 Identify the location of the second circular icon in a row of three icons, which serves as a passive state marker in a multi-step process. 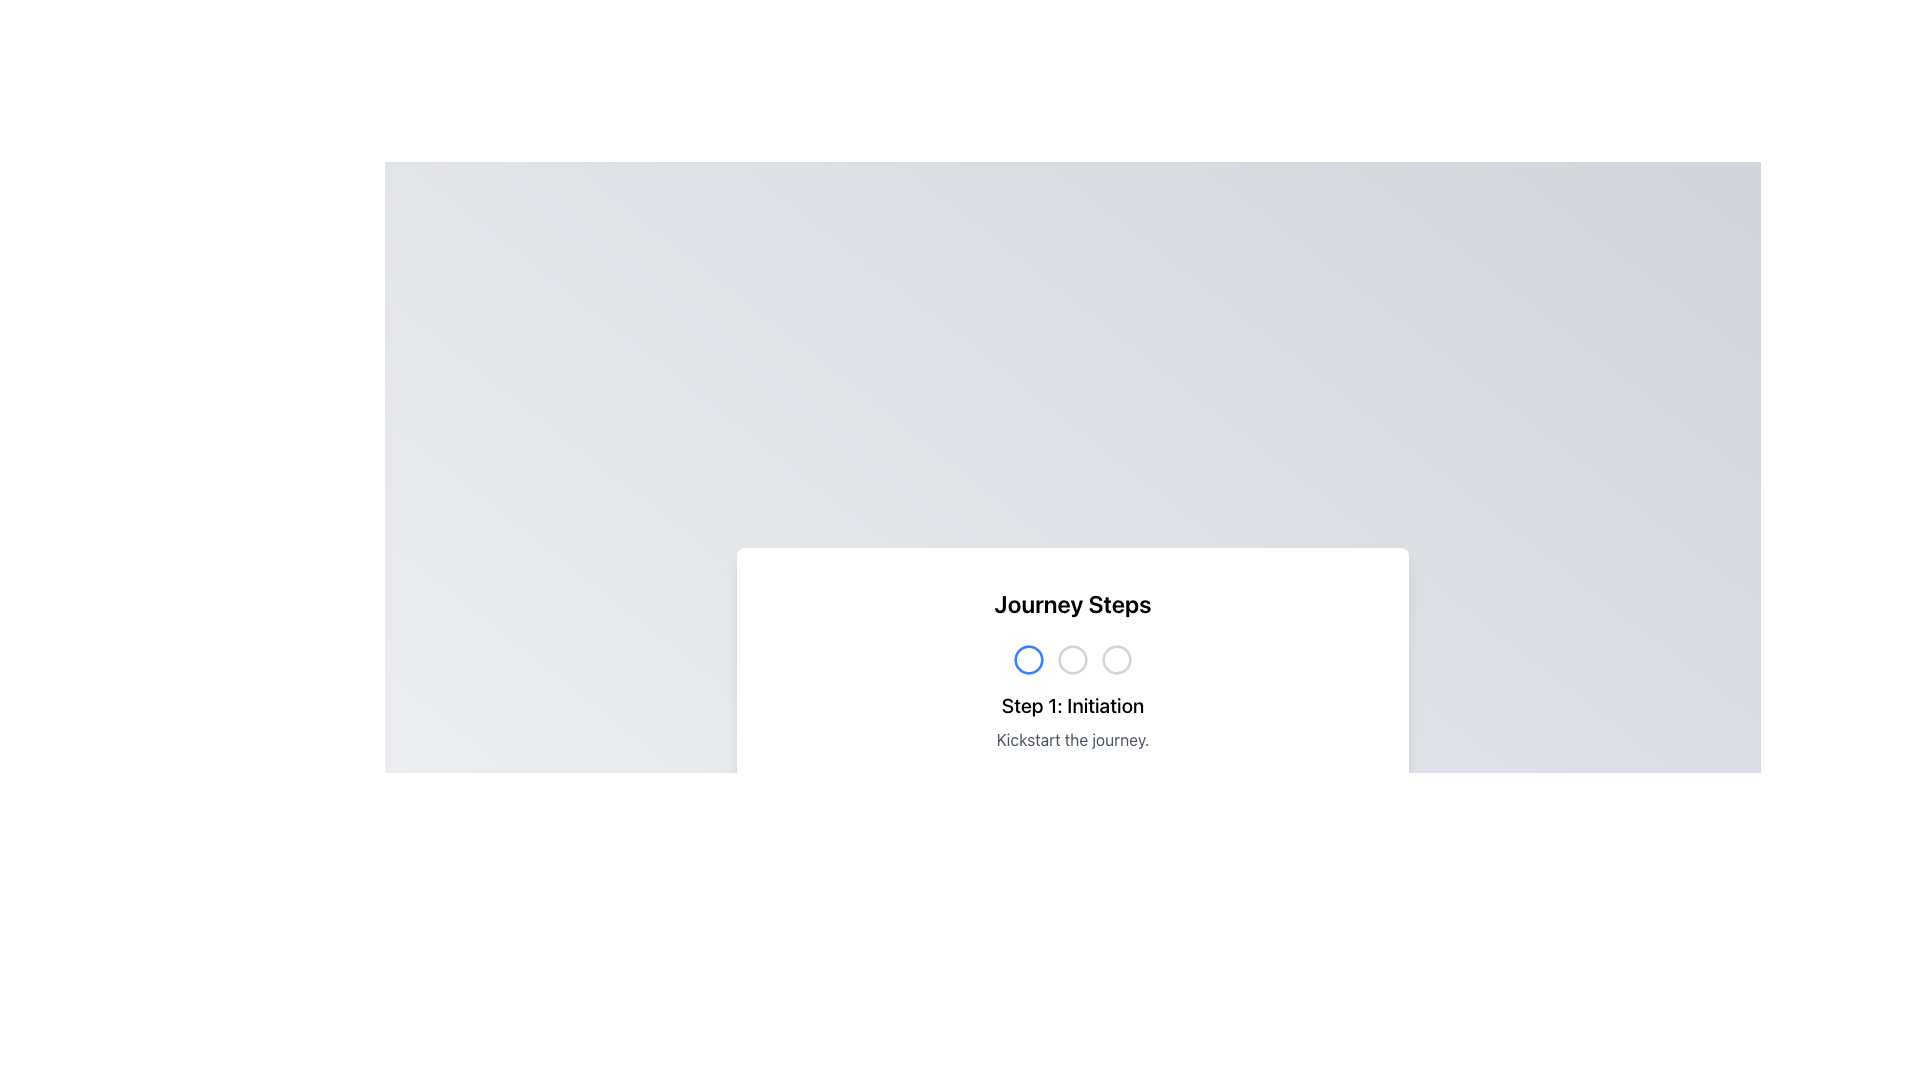
(1072, 659).